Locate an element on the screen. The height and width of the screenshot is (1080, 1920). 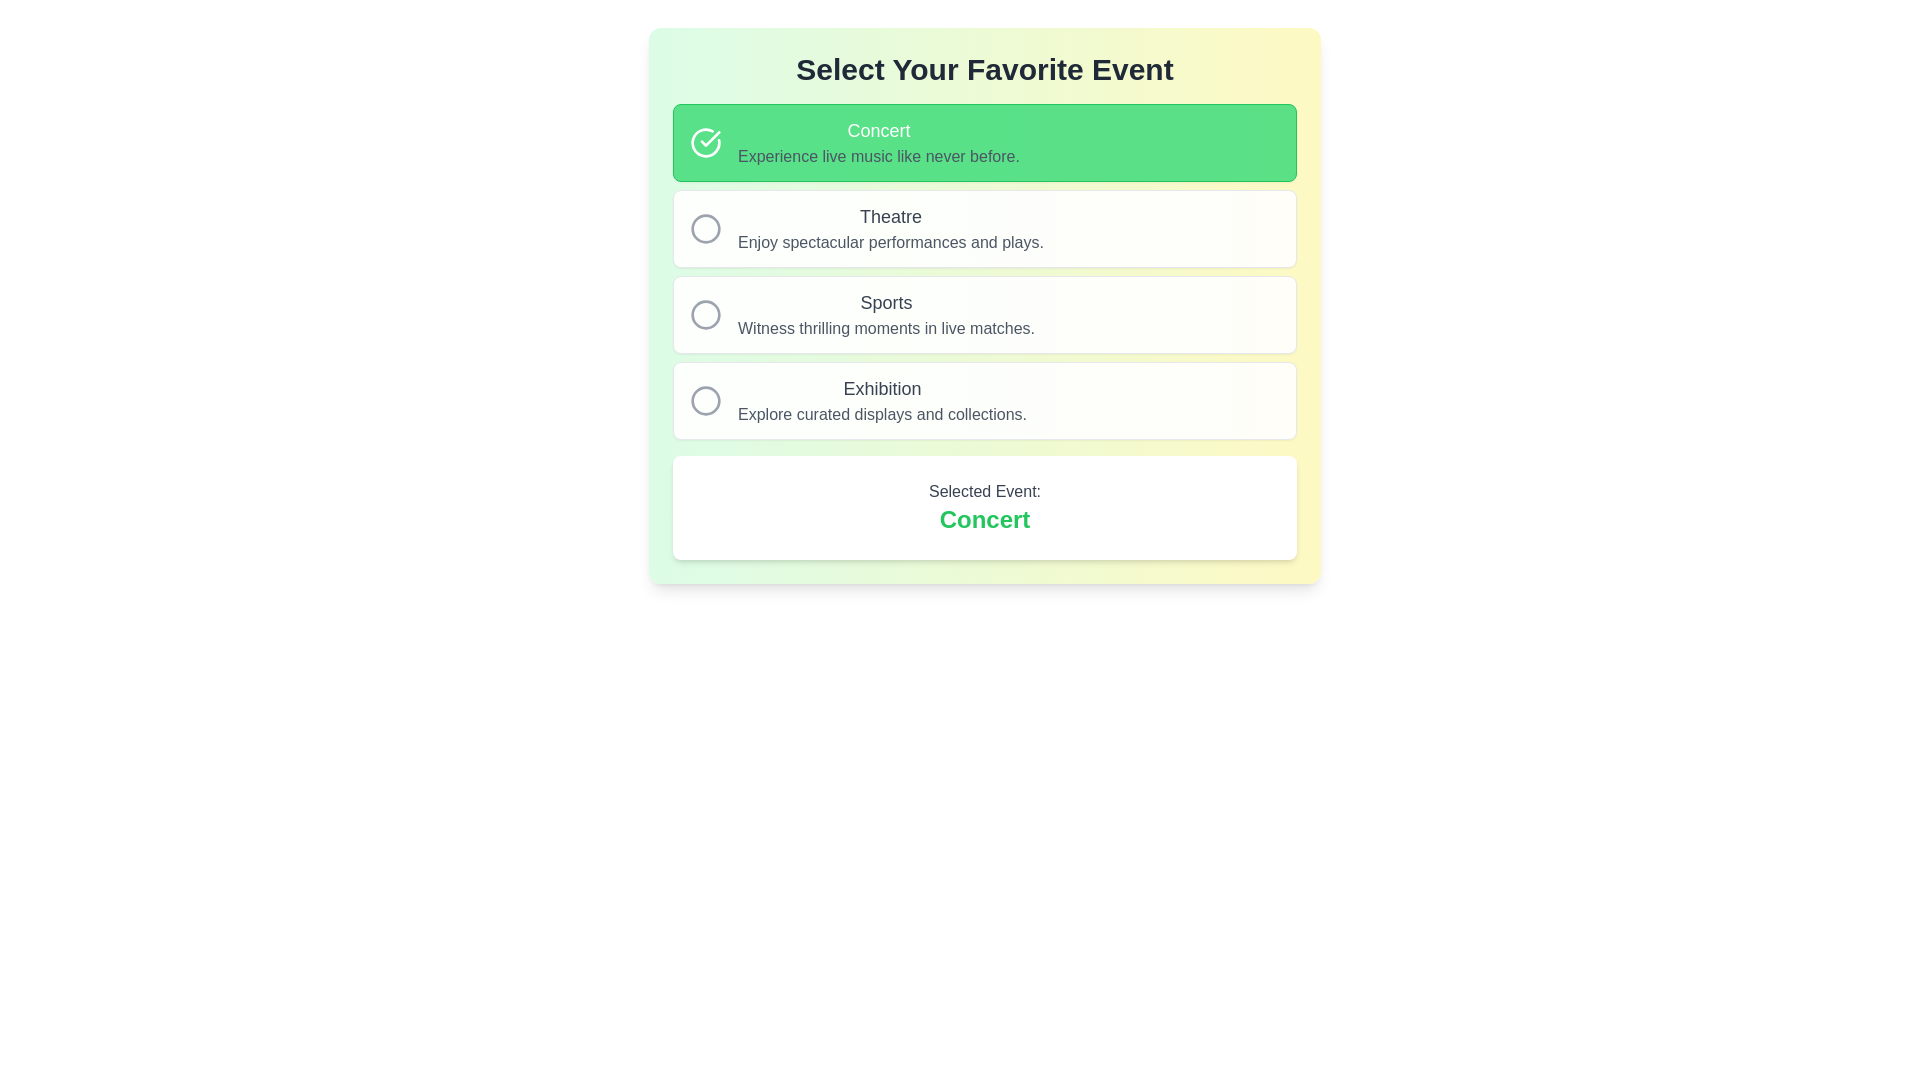
the 'Exhibition' text label, which consists of the title in a larger bold font and a subtitle in smaller gray font, positioned as the fourth option in a vertical list beneath 'Sports' is located at coordinates (881, 401).